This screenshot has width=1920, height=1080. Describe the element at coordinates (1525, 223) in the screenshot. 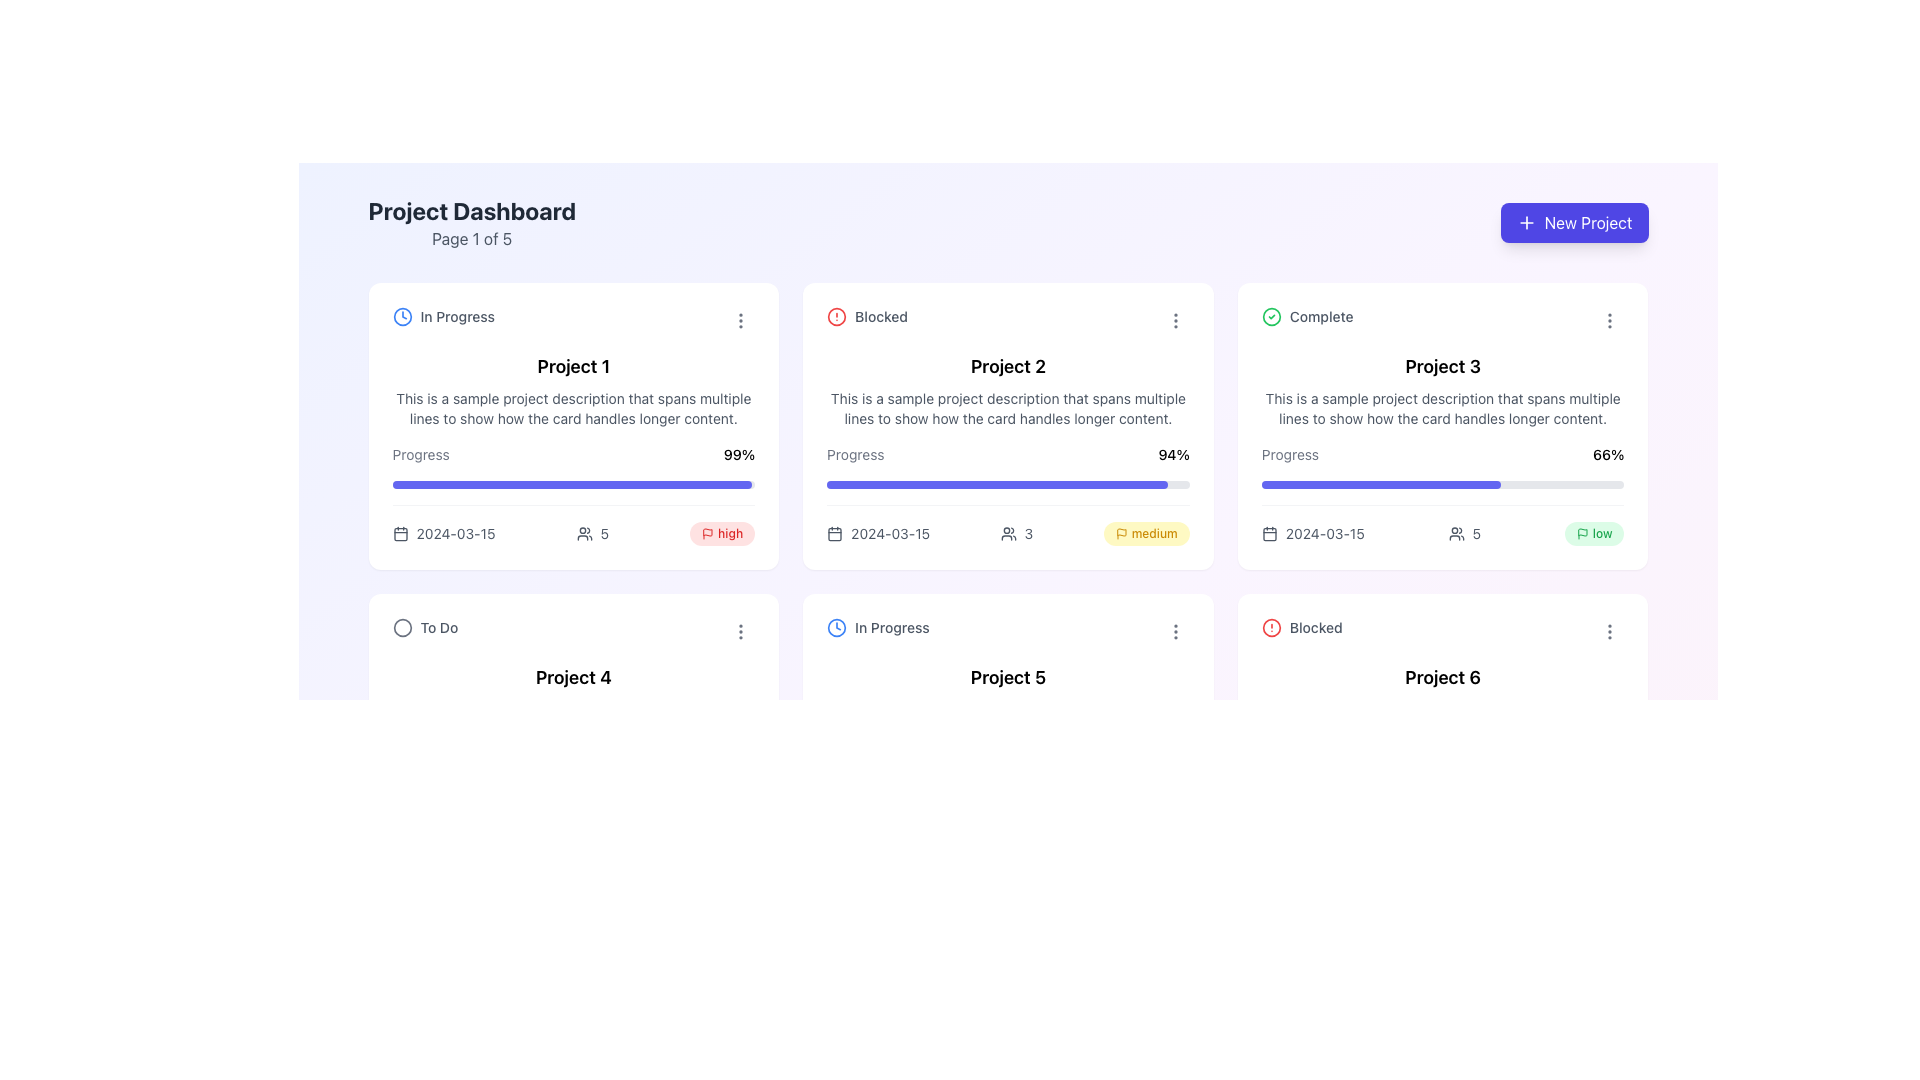

I see `the centered plus icon located within the top-right corner button labeled 'New Project'` at that location.